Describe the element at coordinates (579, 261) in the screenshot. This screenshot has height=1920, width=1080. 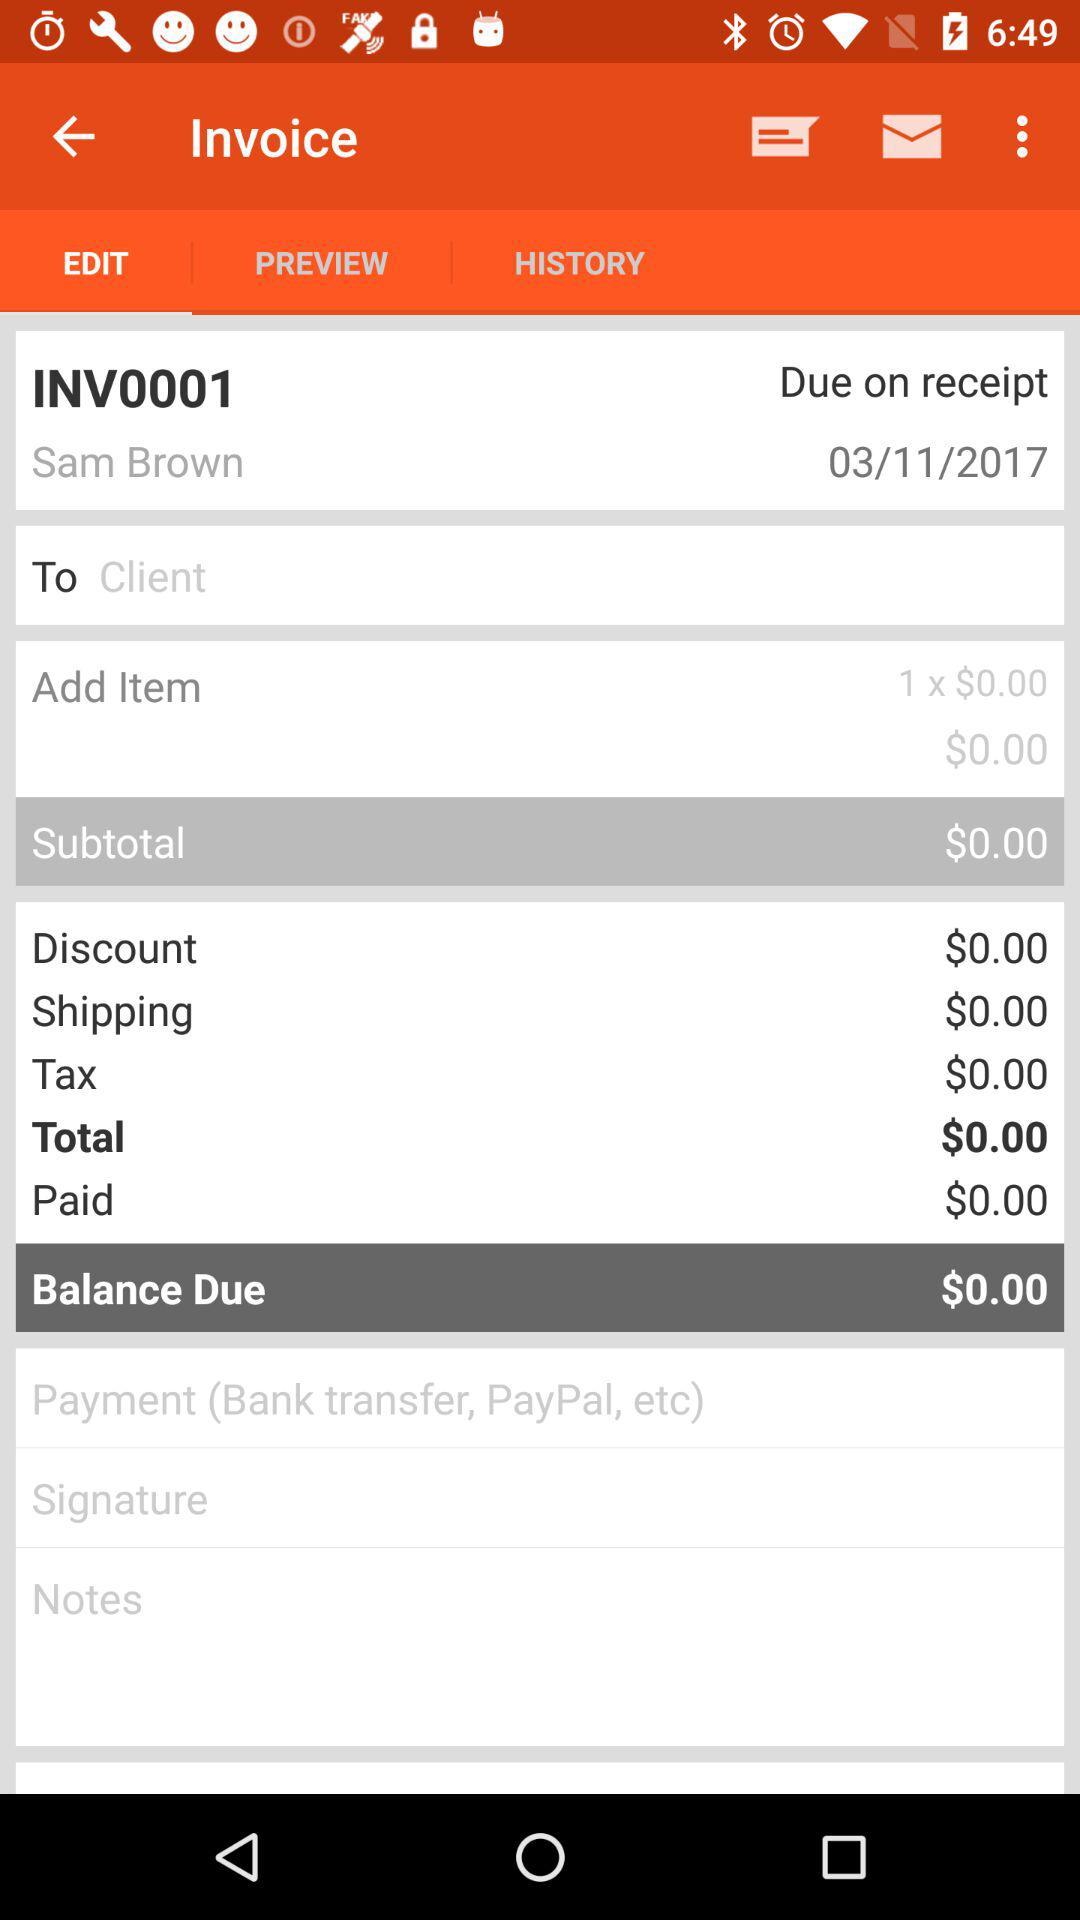
I see `the history item` at that location.